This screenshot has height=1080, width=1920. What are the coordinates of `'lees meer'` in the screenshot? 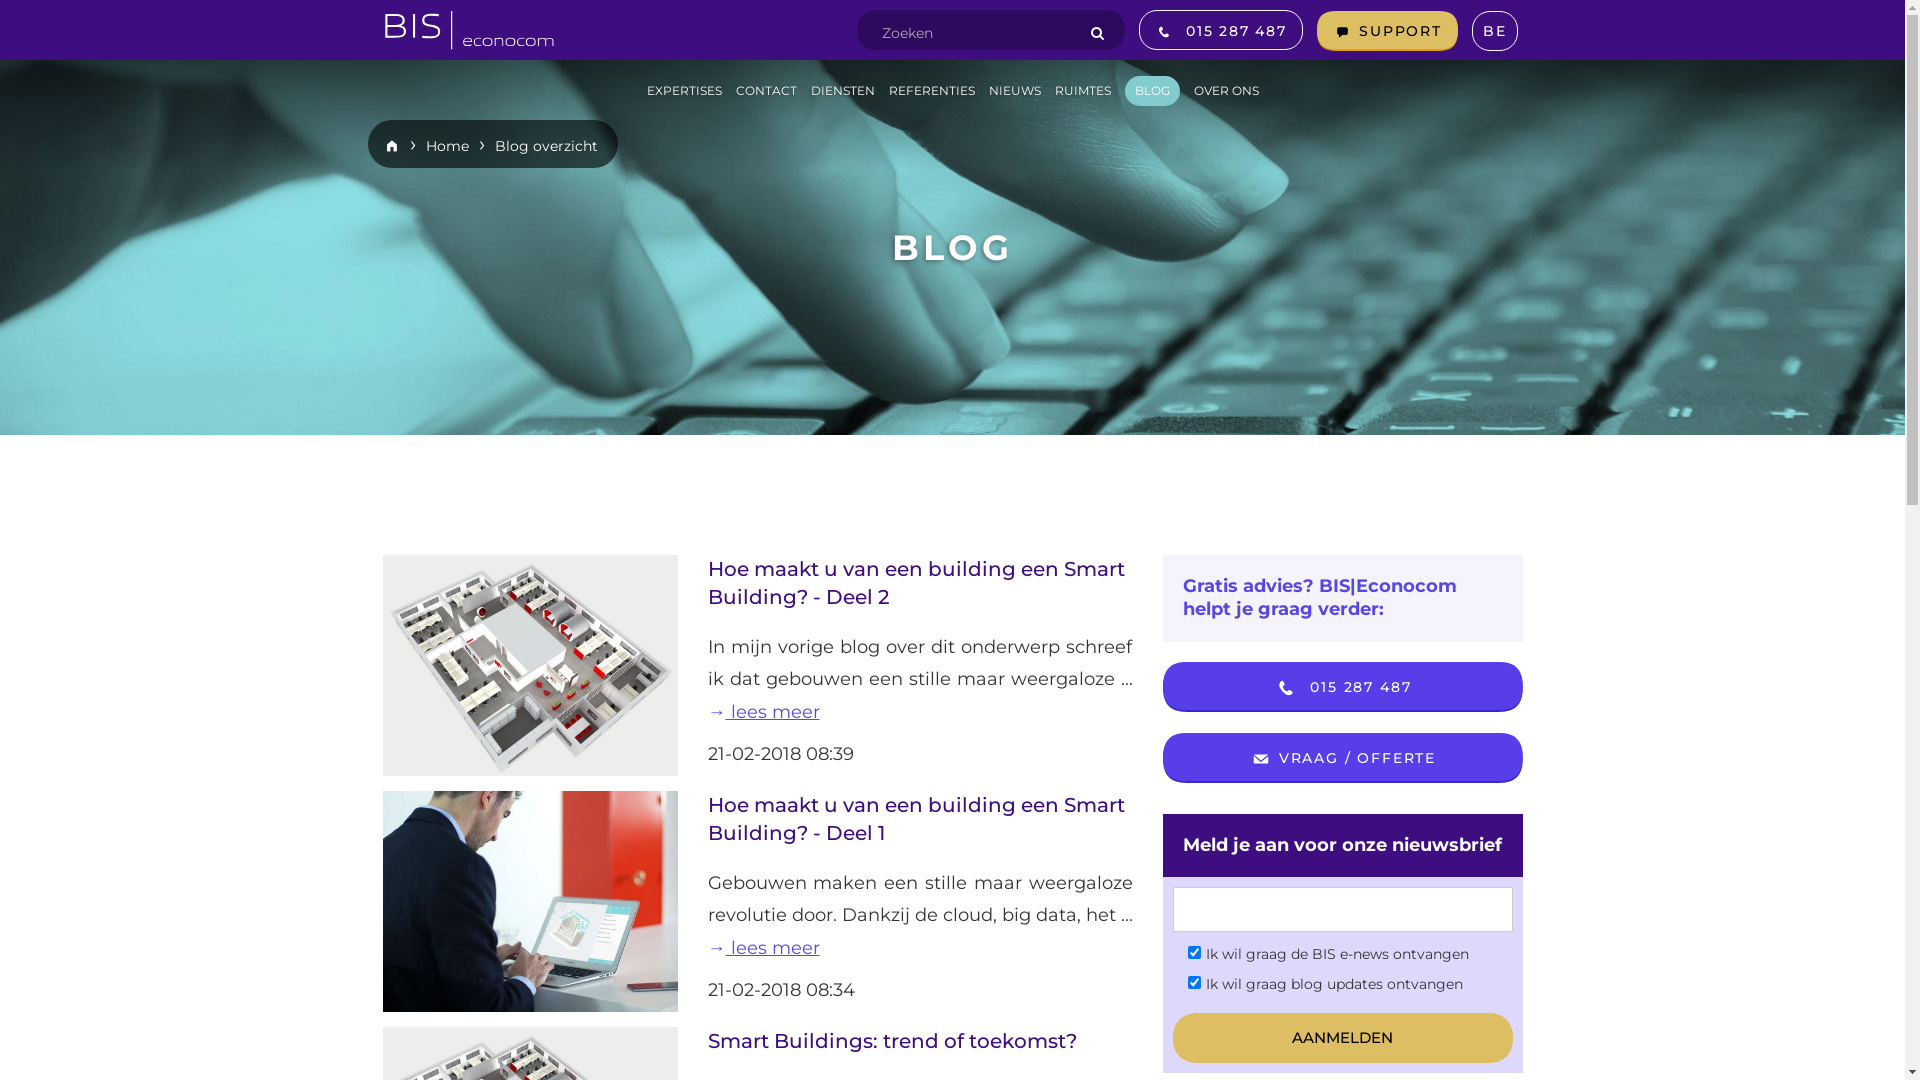 It's located at (762, 711).